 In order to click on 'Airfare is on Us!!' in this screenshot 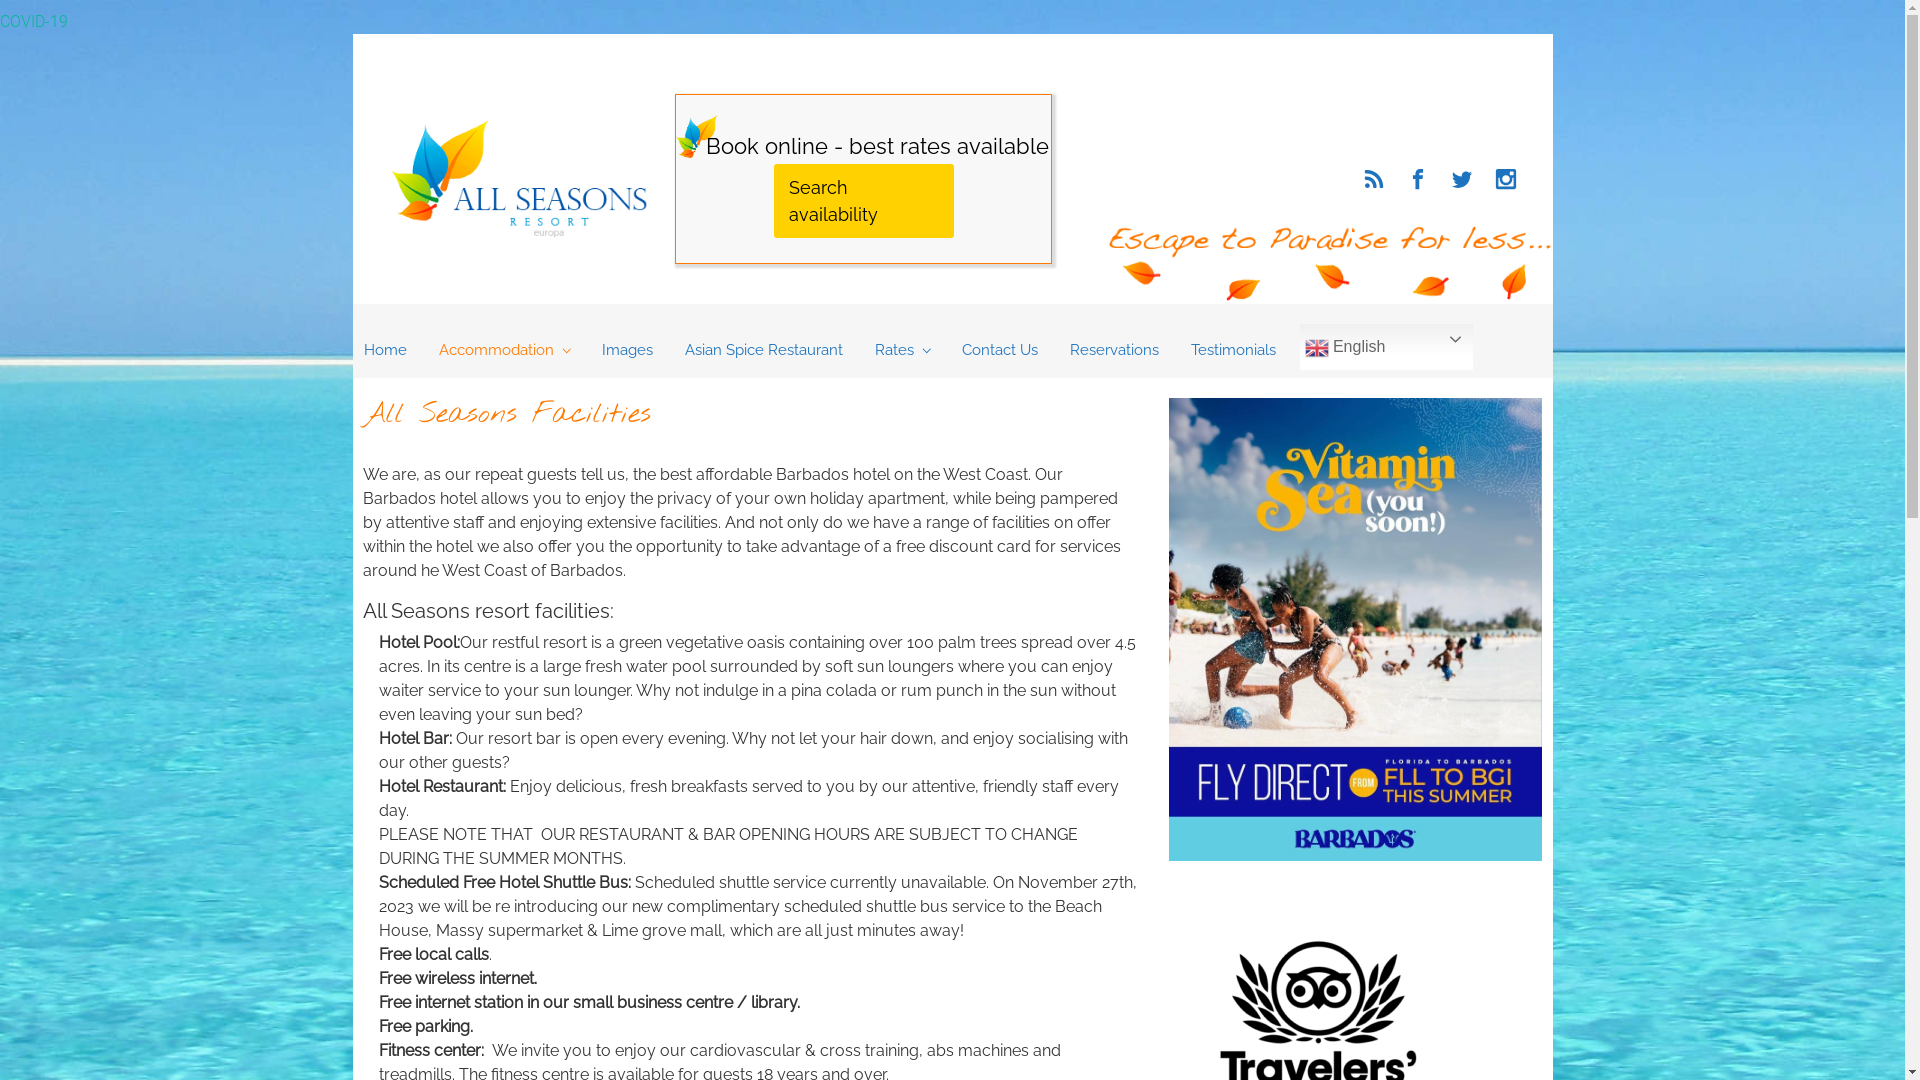, I will do `click(1355, 628)`.